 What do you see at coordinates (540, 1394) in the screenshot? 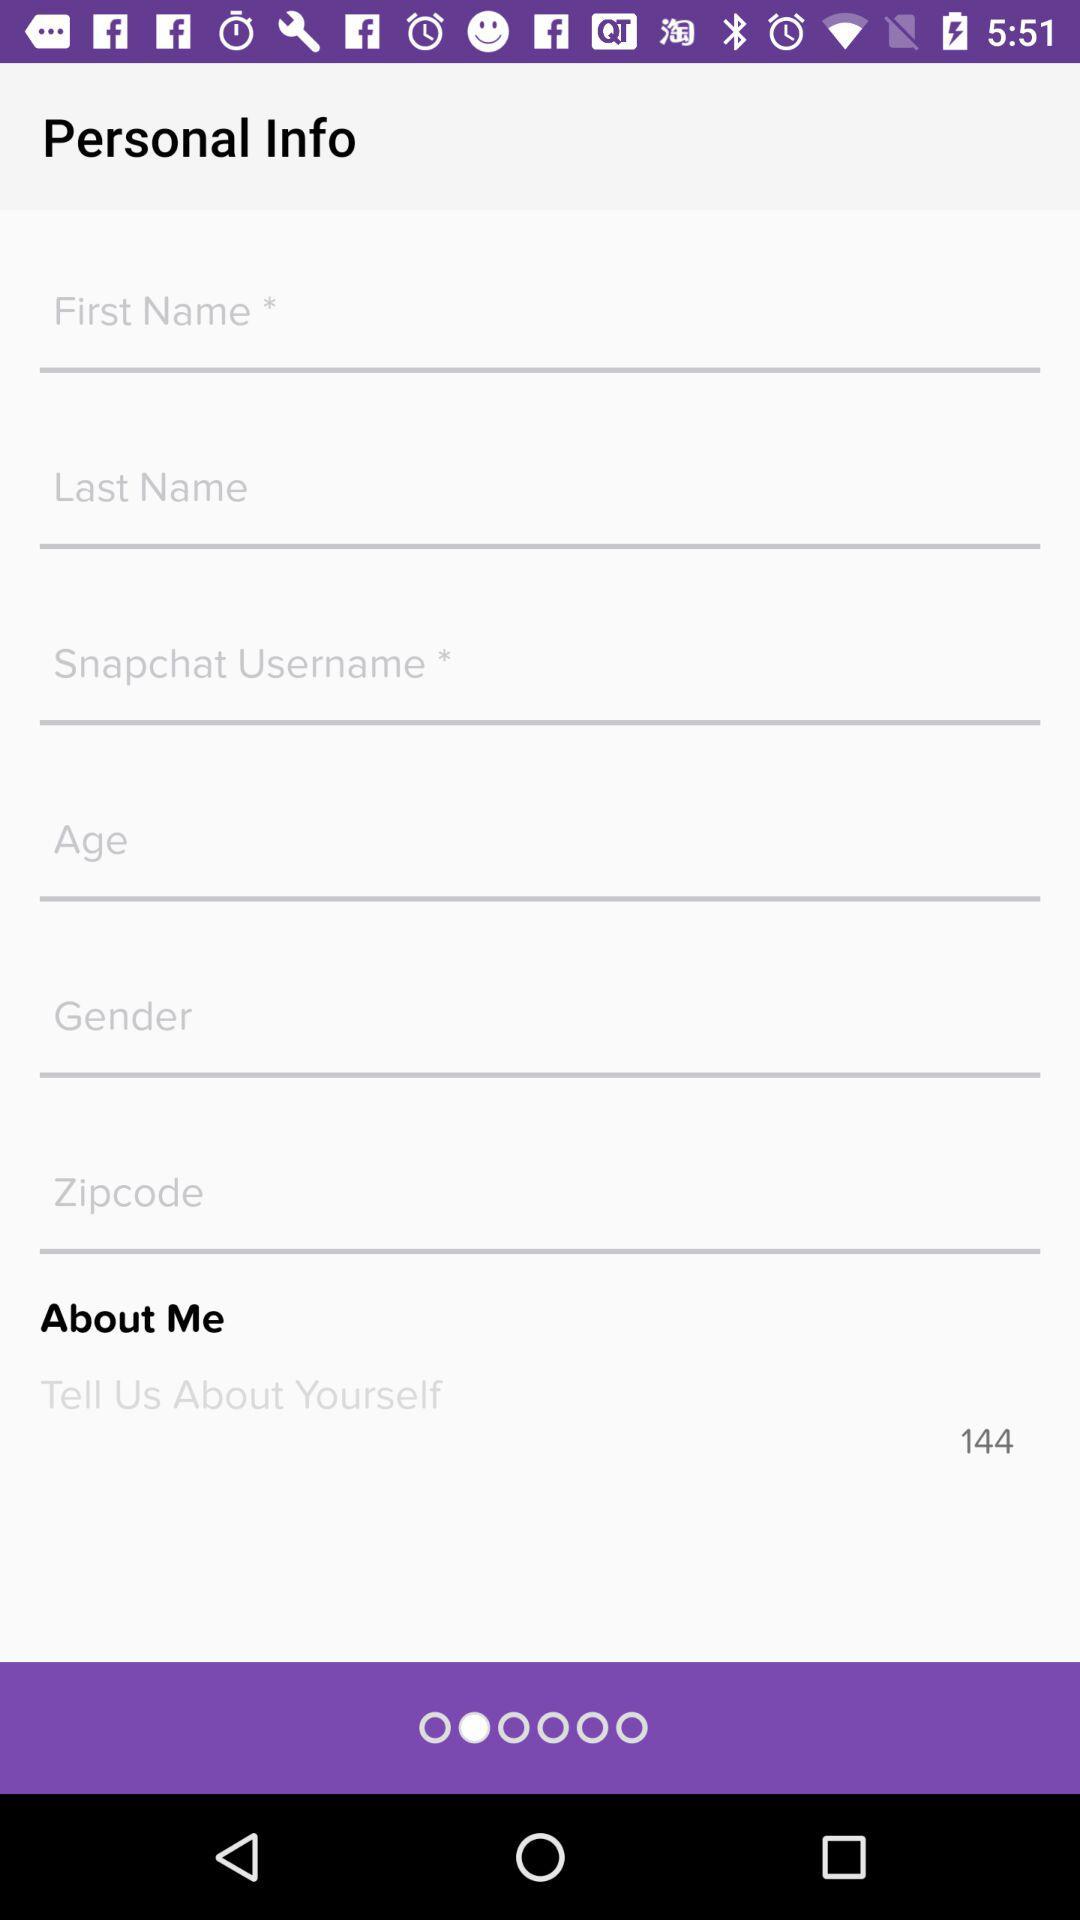
I see `text box` at bounding box center [540, 1394].